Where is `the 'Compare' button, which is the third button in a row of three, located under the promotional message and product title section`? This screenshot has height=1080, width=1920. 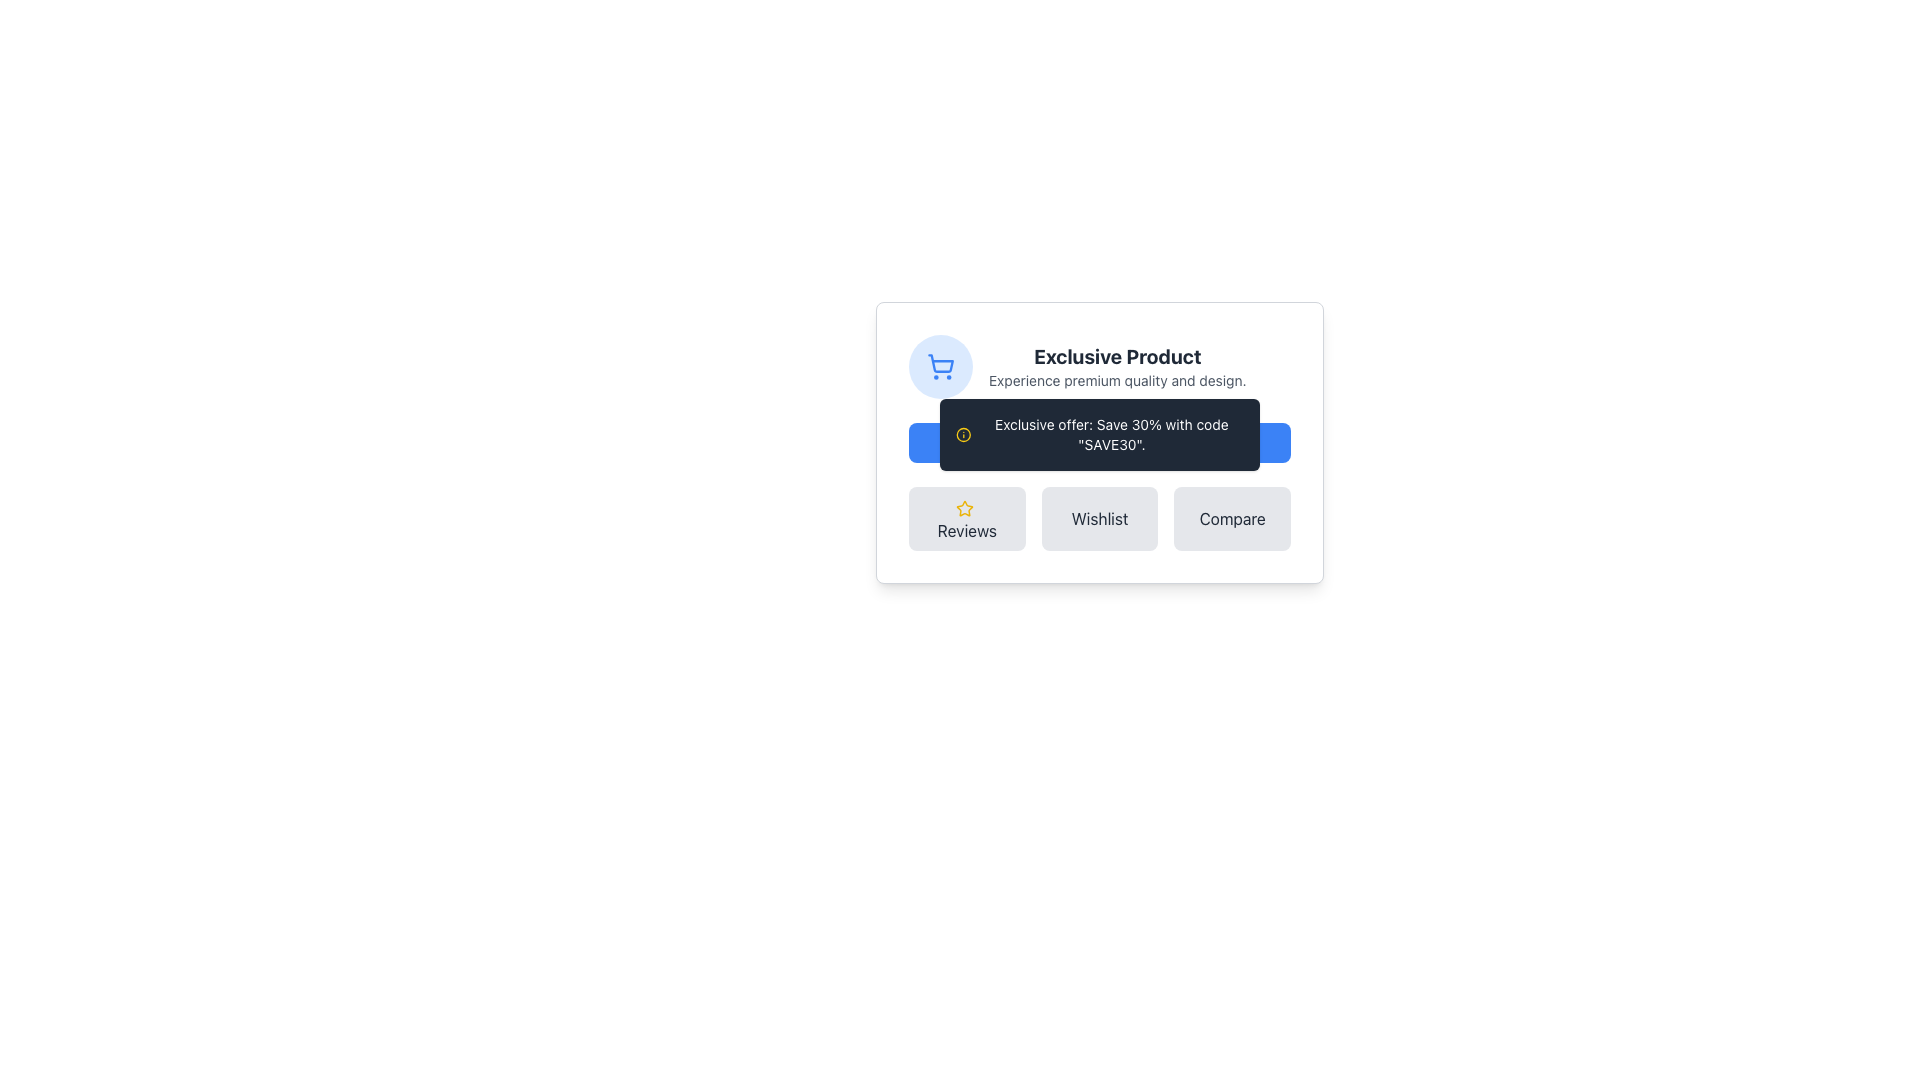 the 'Compare' button, which is the third button in a row of three, located under the promotional message and product title section is located at coordinates (1231, 518).